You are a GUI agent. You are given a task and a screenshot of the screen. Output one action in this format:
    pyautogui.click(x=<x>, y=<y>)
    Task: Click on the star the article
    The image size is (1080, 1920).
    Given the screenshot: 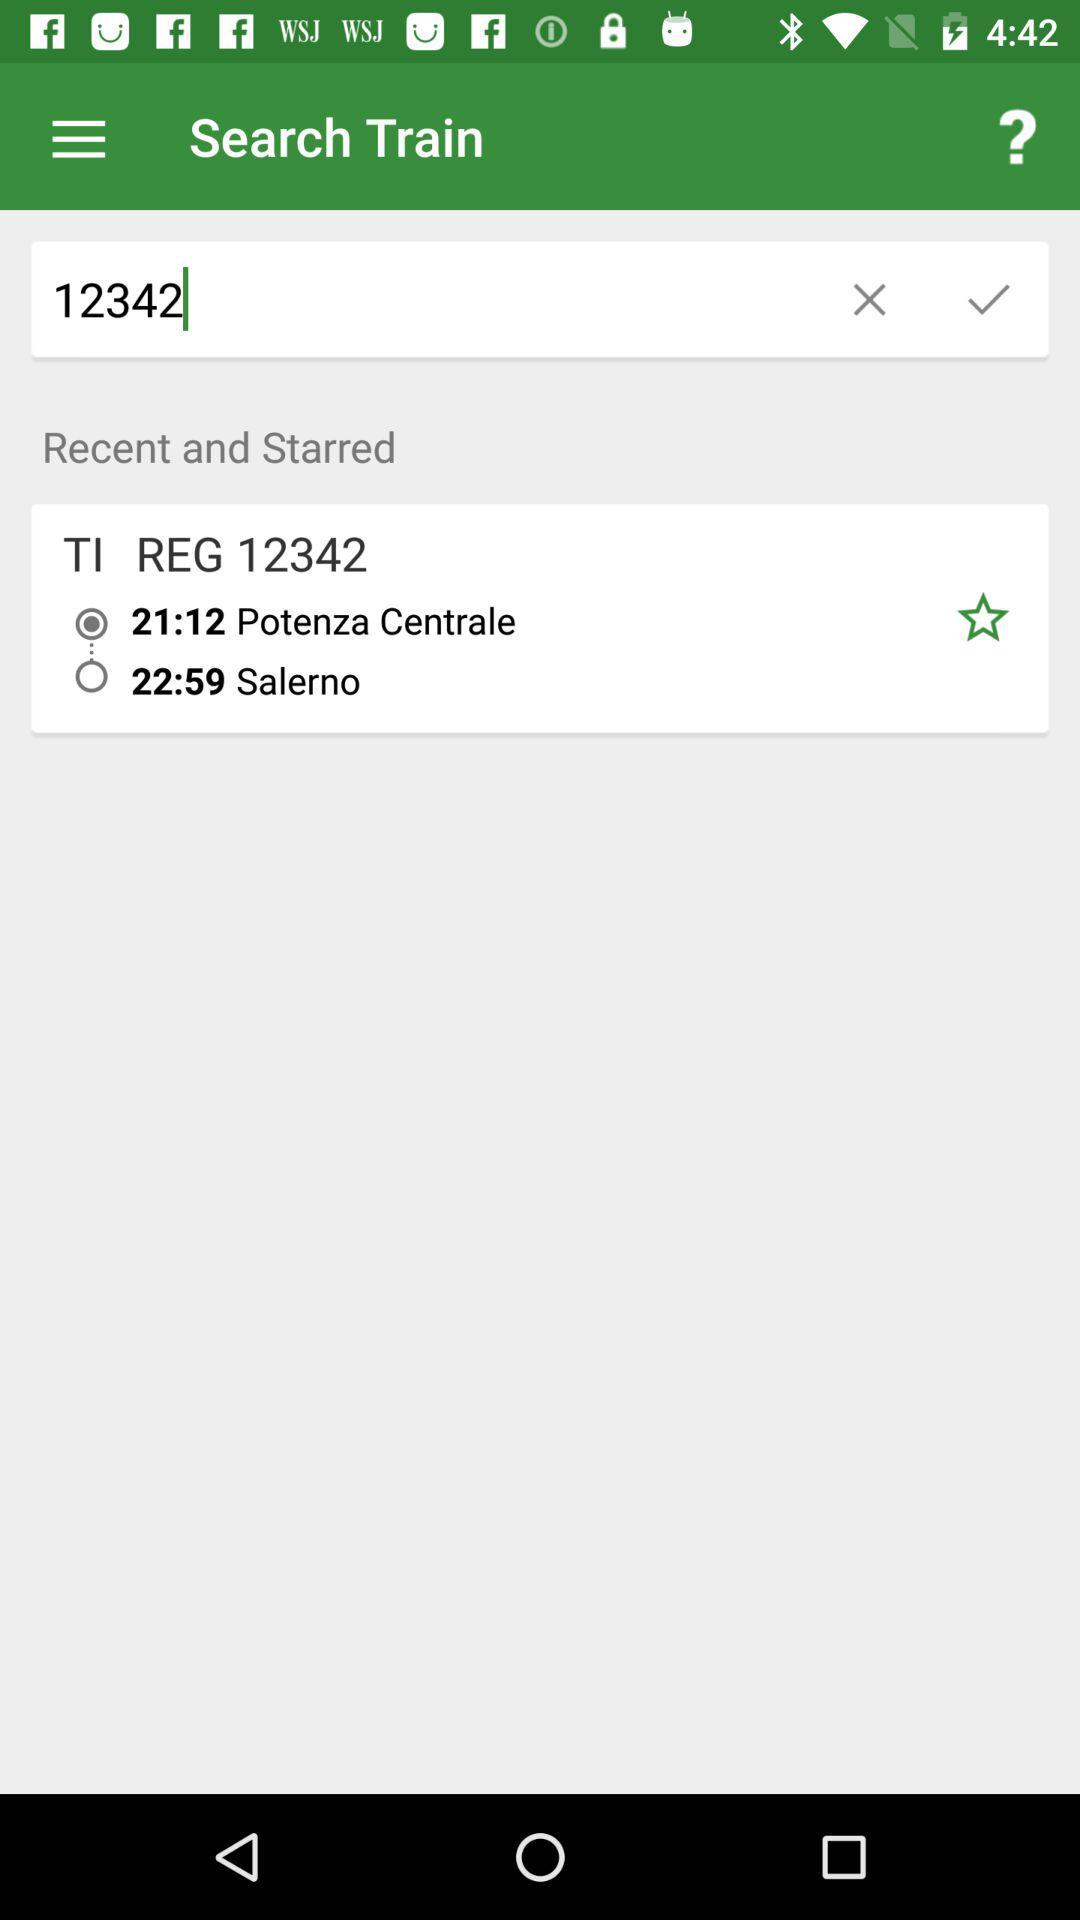 What is the action you would take?
    pyautogui.click(x=981, y=617)
    